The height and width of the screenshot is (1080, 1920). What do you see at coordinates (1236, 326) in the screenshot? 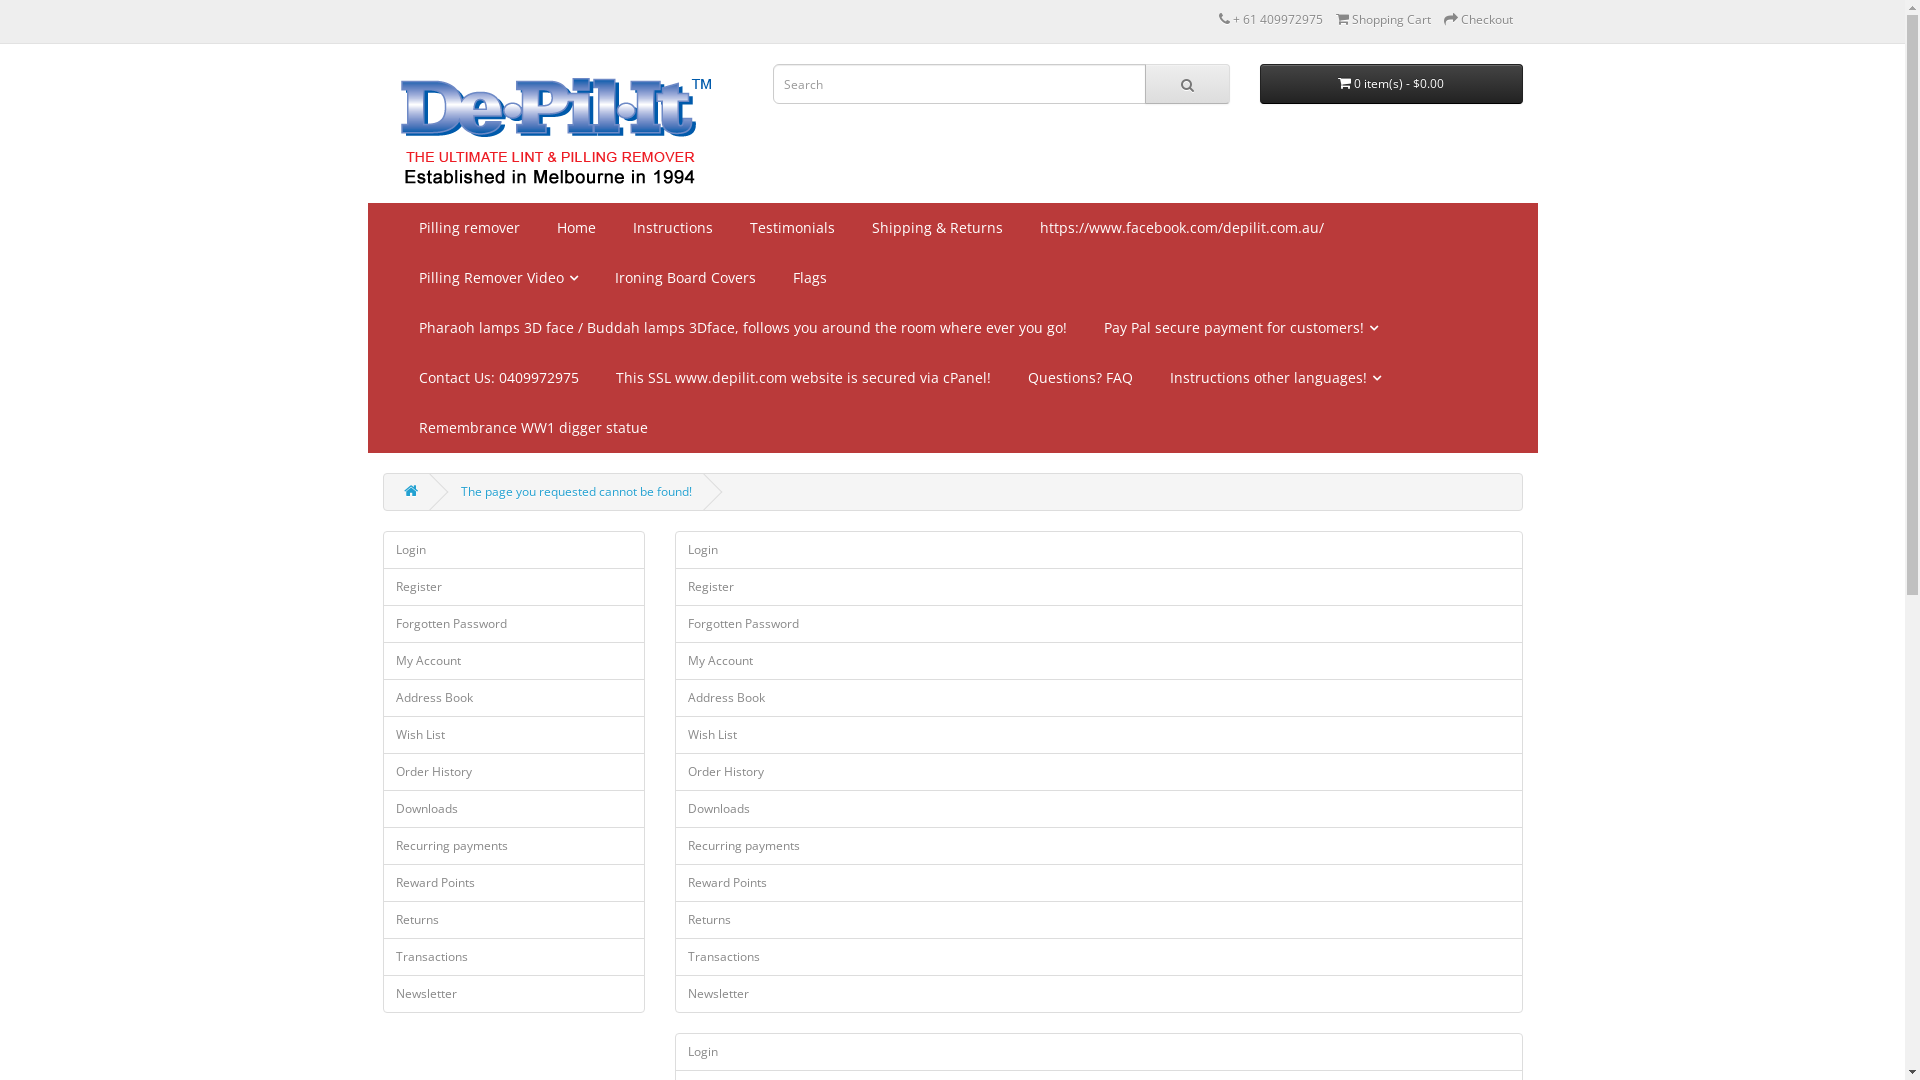
I see `'Pay Pal secure payment for customers!'` at bounding box center [1236, 326].